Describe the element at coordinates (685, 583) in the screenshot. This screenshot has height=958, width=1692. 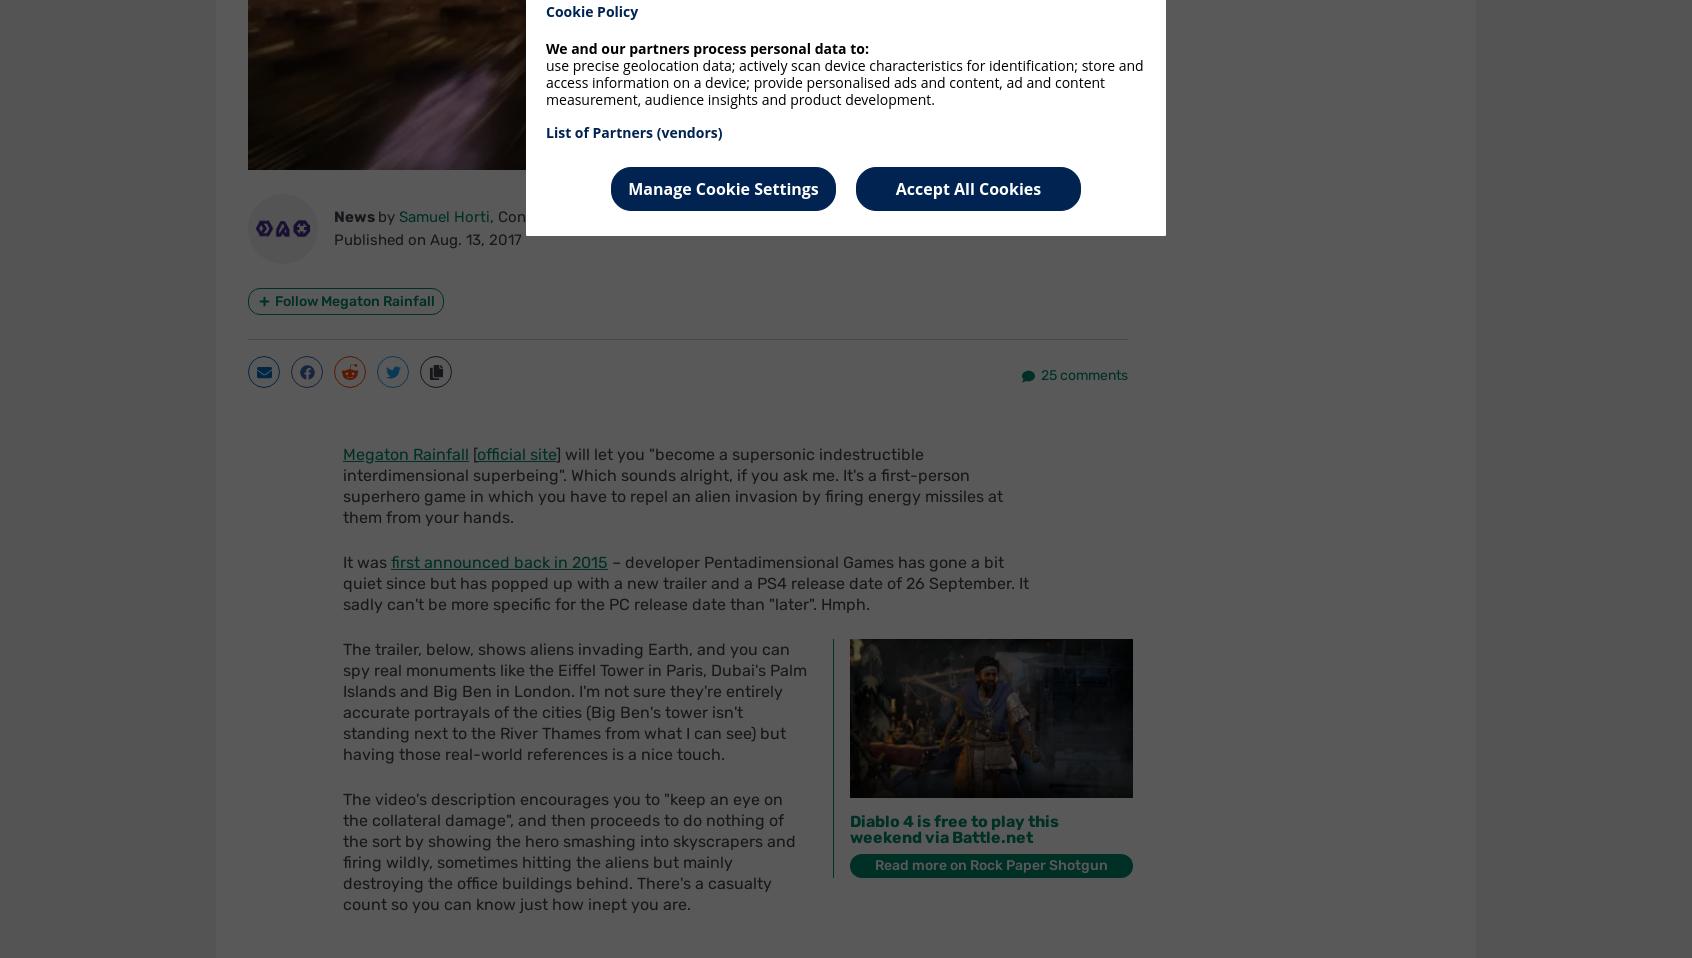
I see `'– developer Pentadimensional Games has gone a bit quiet since but has popped up with a new trailer and a PS4 release date of 26 September. It sadly can't be more specific for the PC release date than "later". Hmph.'` at that location.